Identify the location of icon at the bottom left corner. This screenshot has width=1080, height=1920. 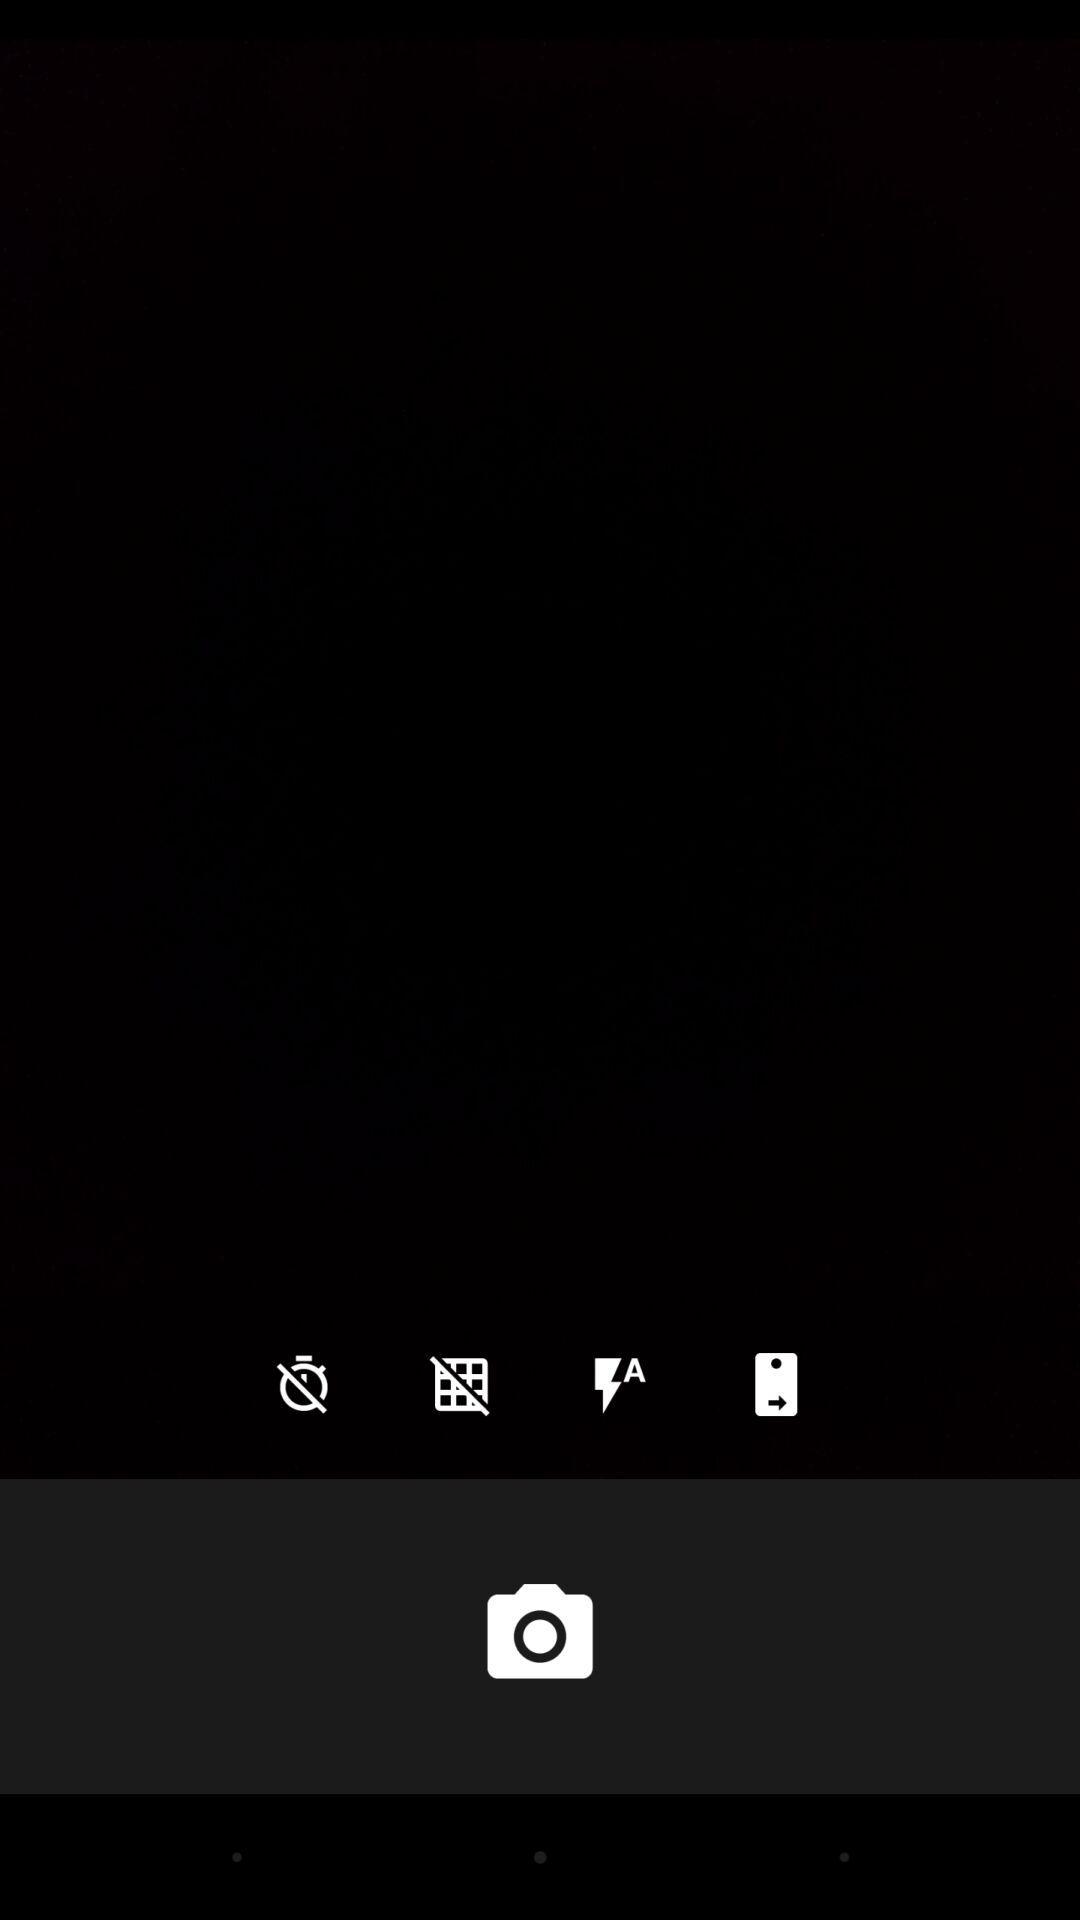
(303, 1383).